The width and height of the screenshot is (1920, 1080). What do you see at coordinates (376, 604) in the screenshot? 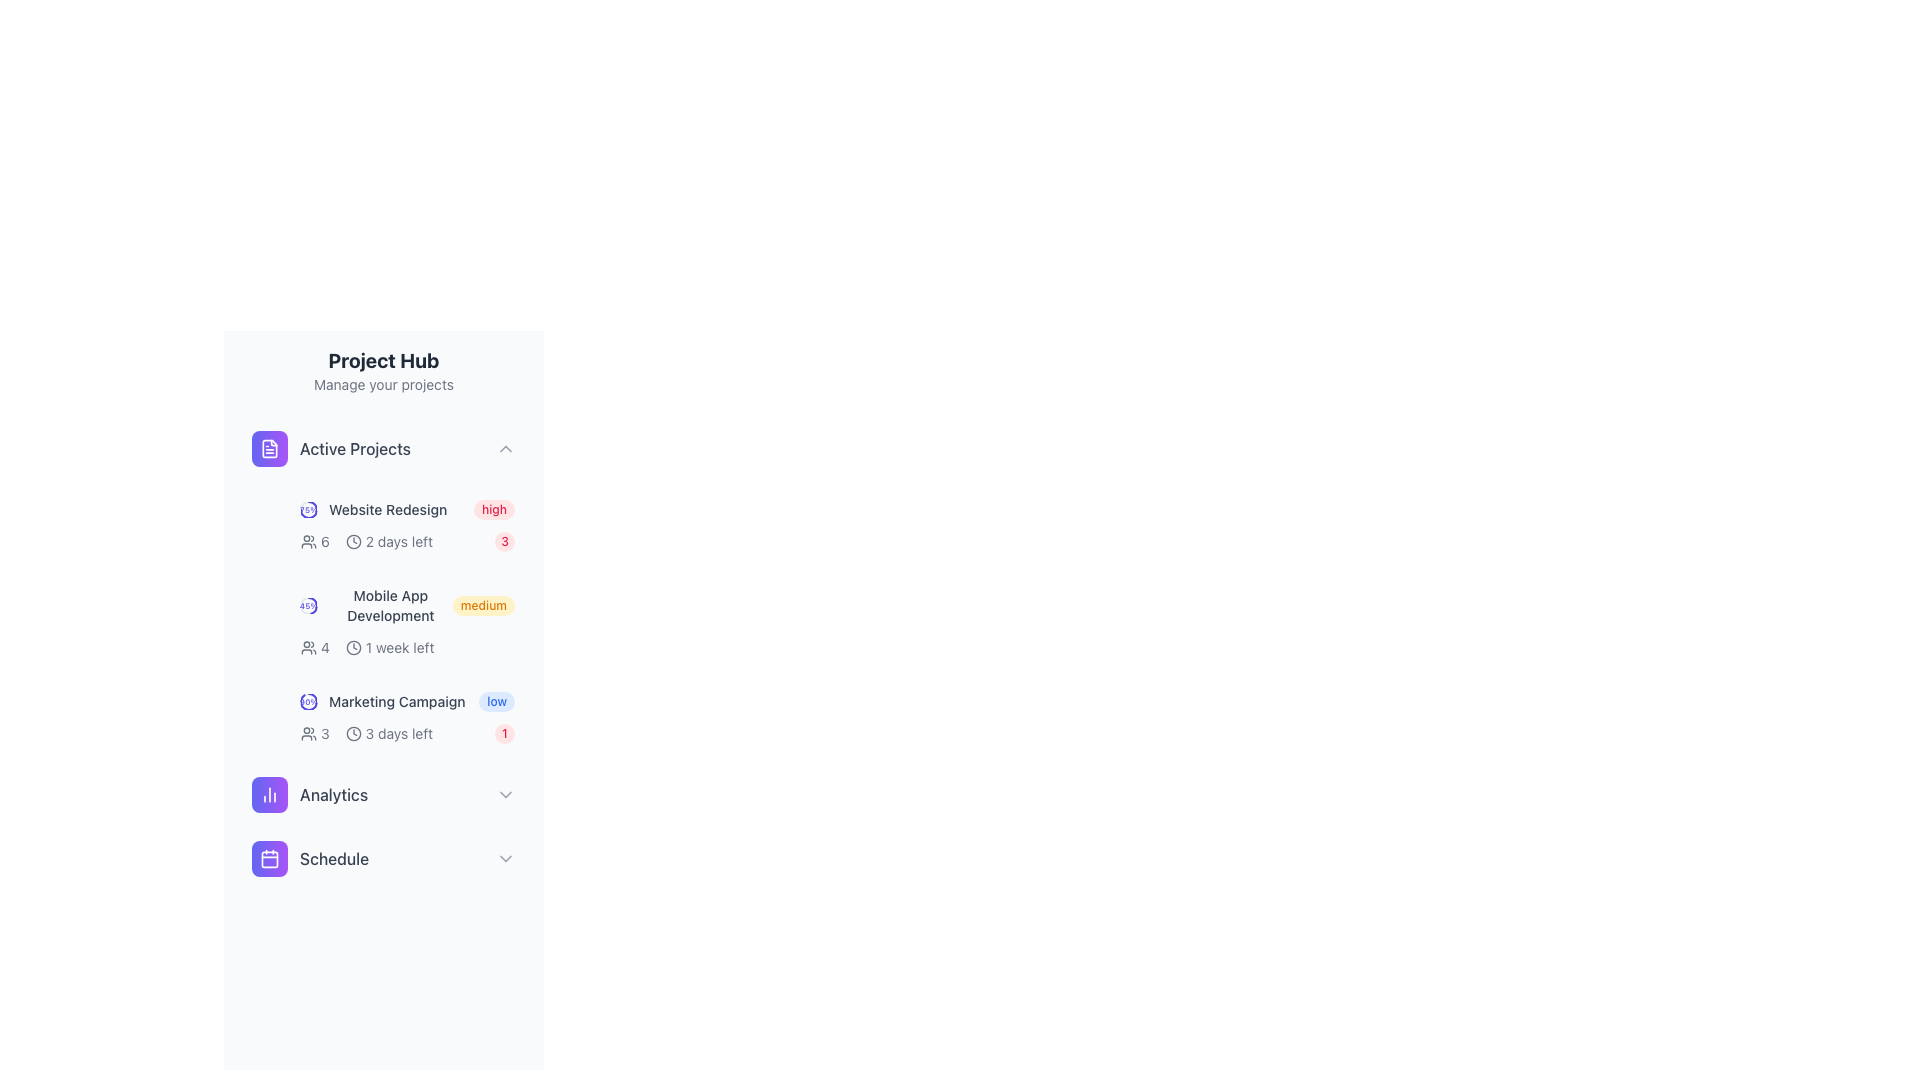
I see `the progress indicator and descriptive text label for 'Mobile App Development', which is the second item in the list of active projects, positioned below 'Website Redesign'` at bounding box center [376, 604].